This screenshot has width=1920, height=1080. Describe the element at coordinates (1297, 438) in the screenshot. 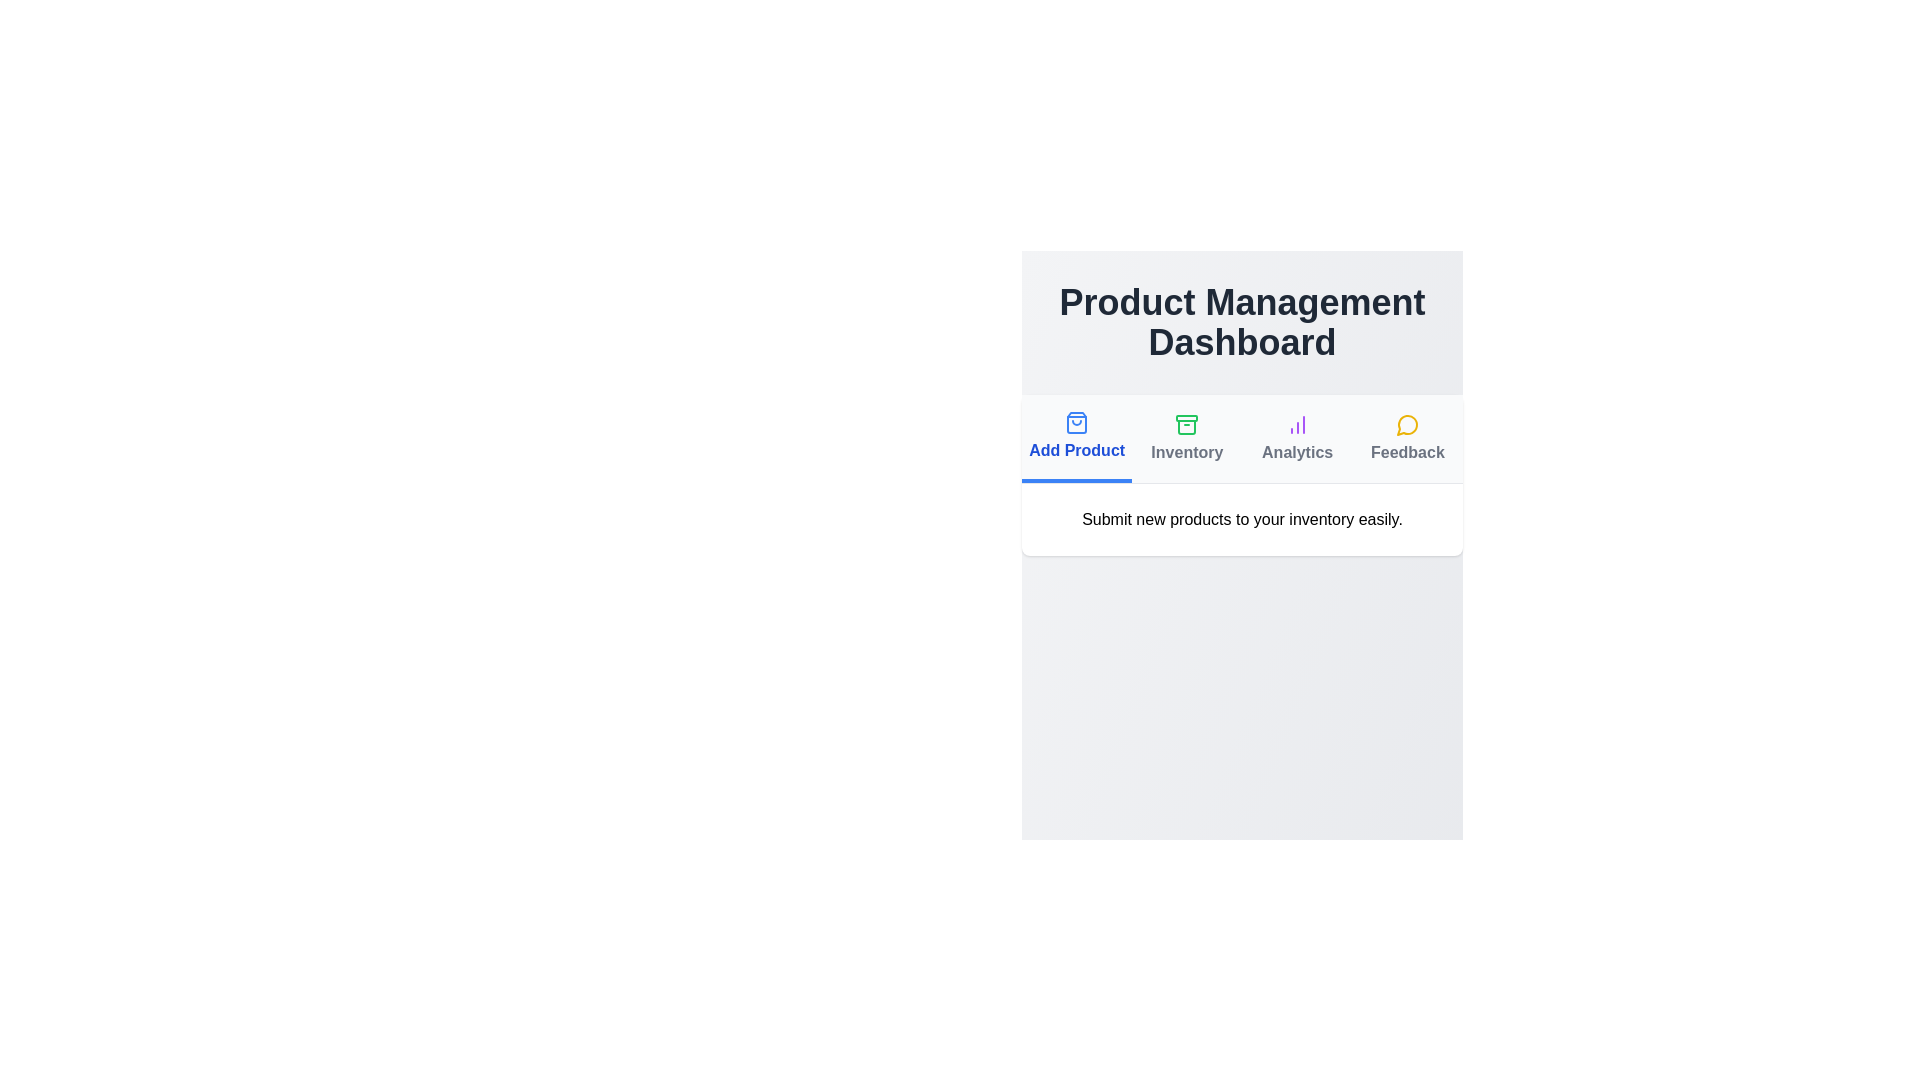

I see `the navigation button for analytics, which is the third button` at that location.